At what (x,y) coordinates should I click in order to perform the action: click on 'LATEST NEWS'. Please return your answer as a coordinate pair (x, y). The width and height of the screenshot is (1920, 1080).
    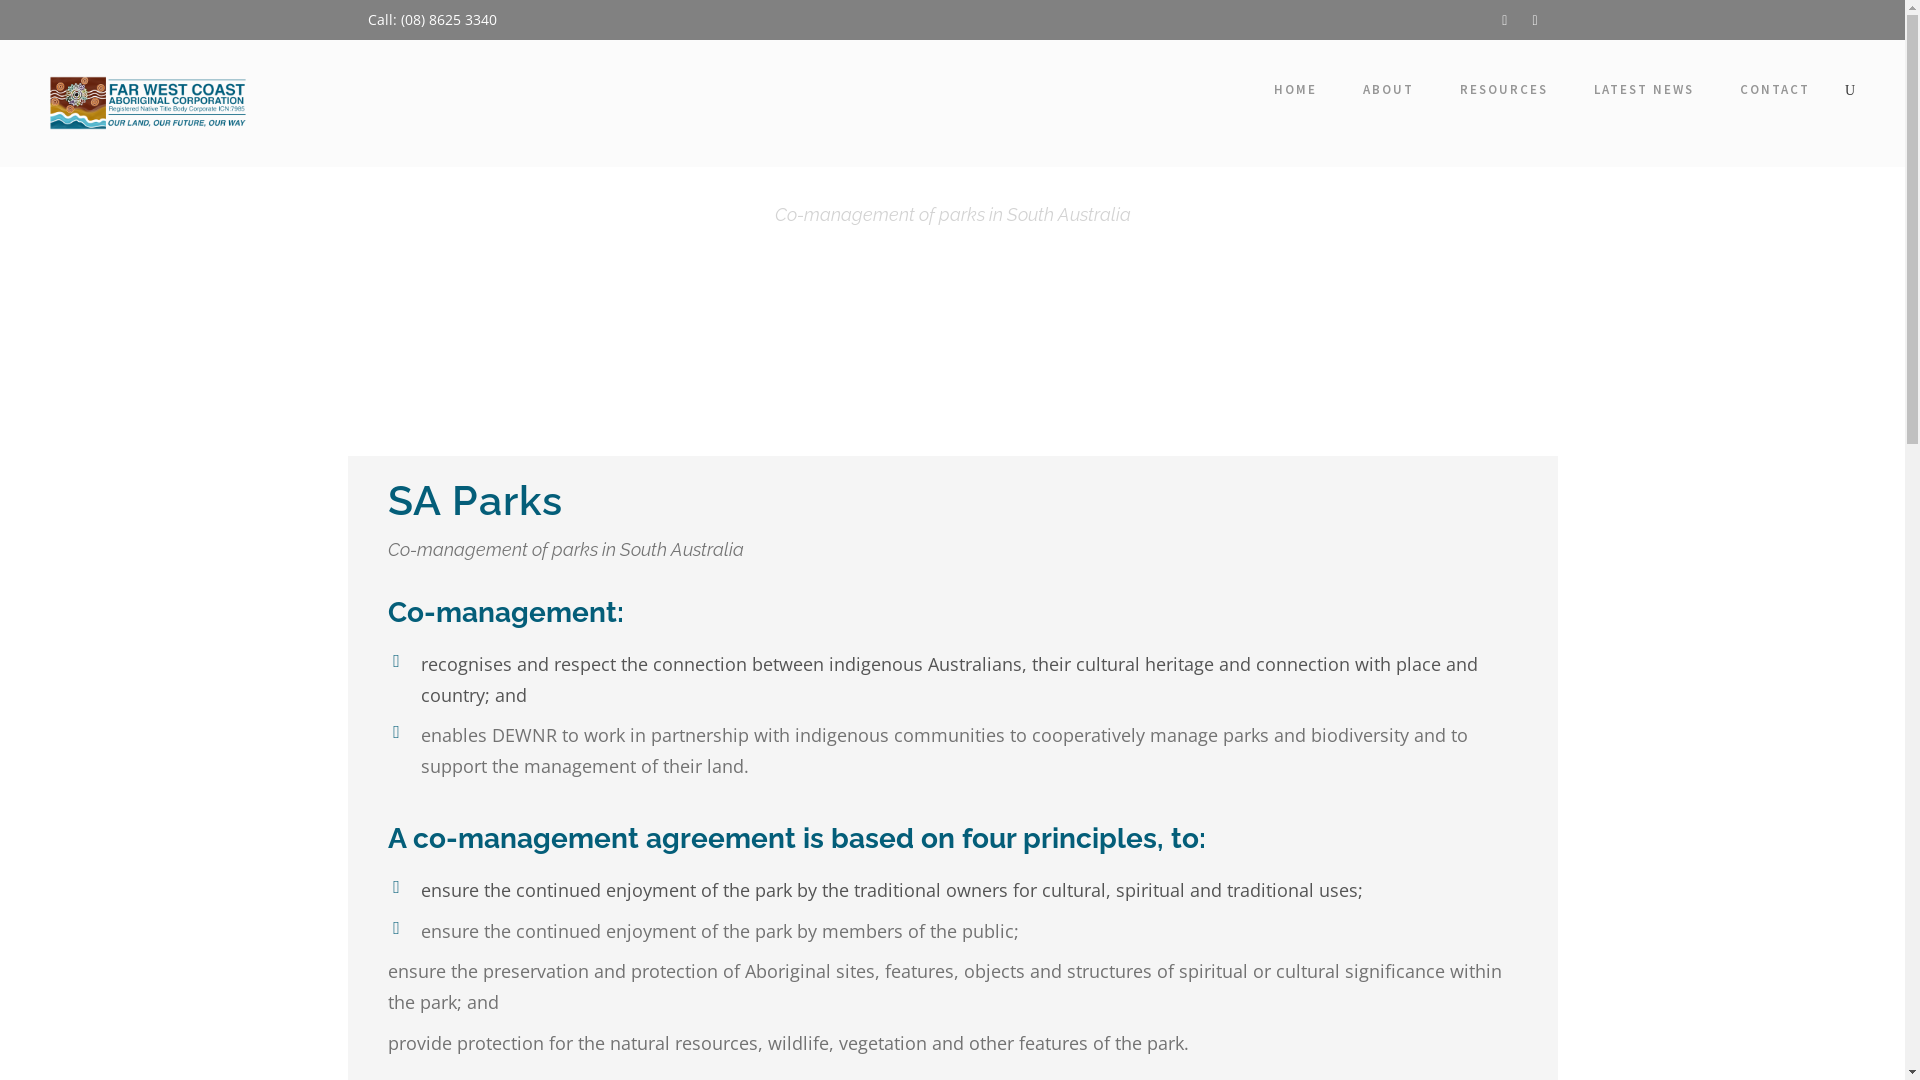
    Looking at the image, I should click on (1643, 94).